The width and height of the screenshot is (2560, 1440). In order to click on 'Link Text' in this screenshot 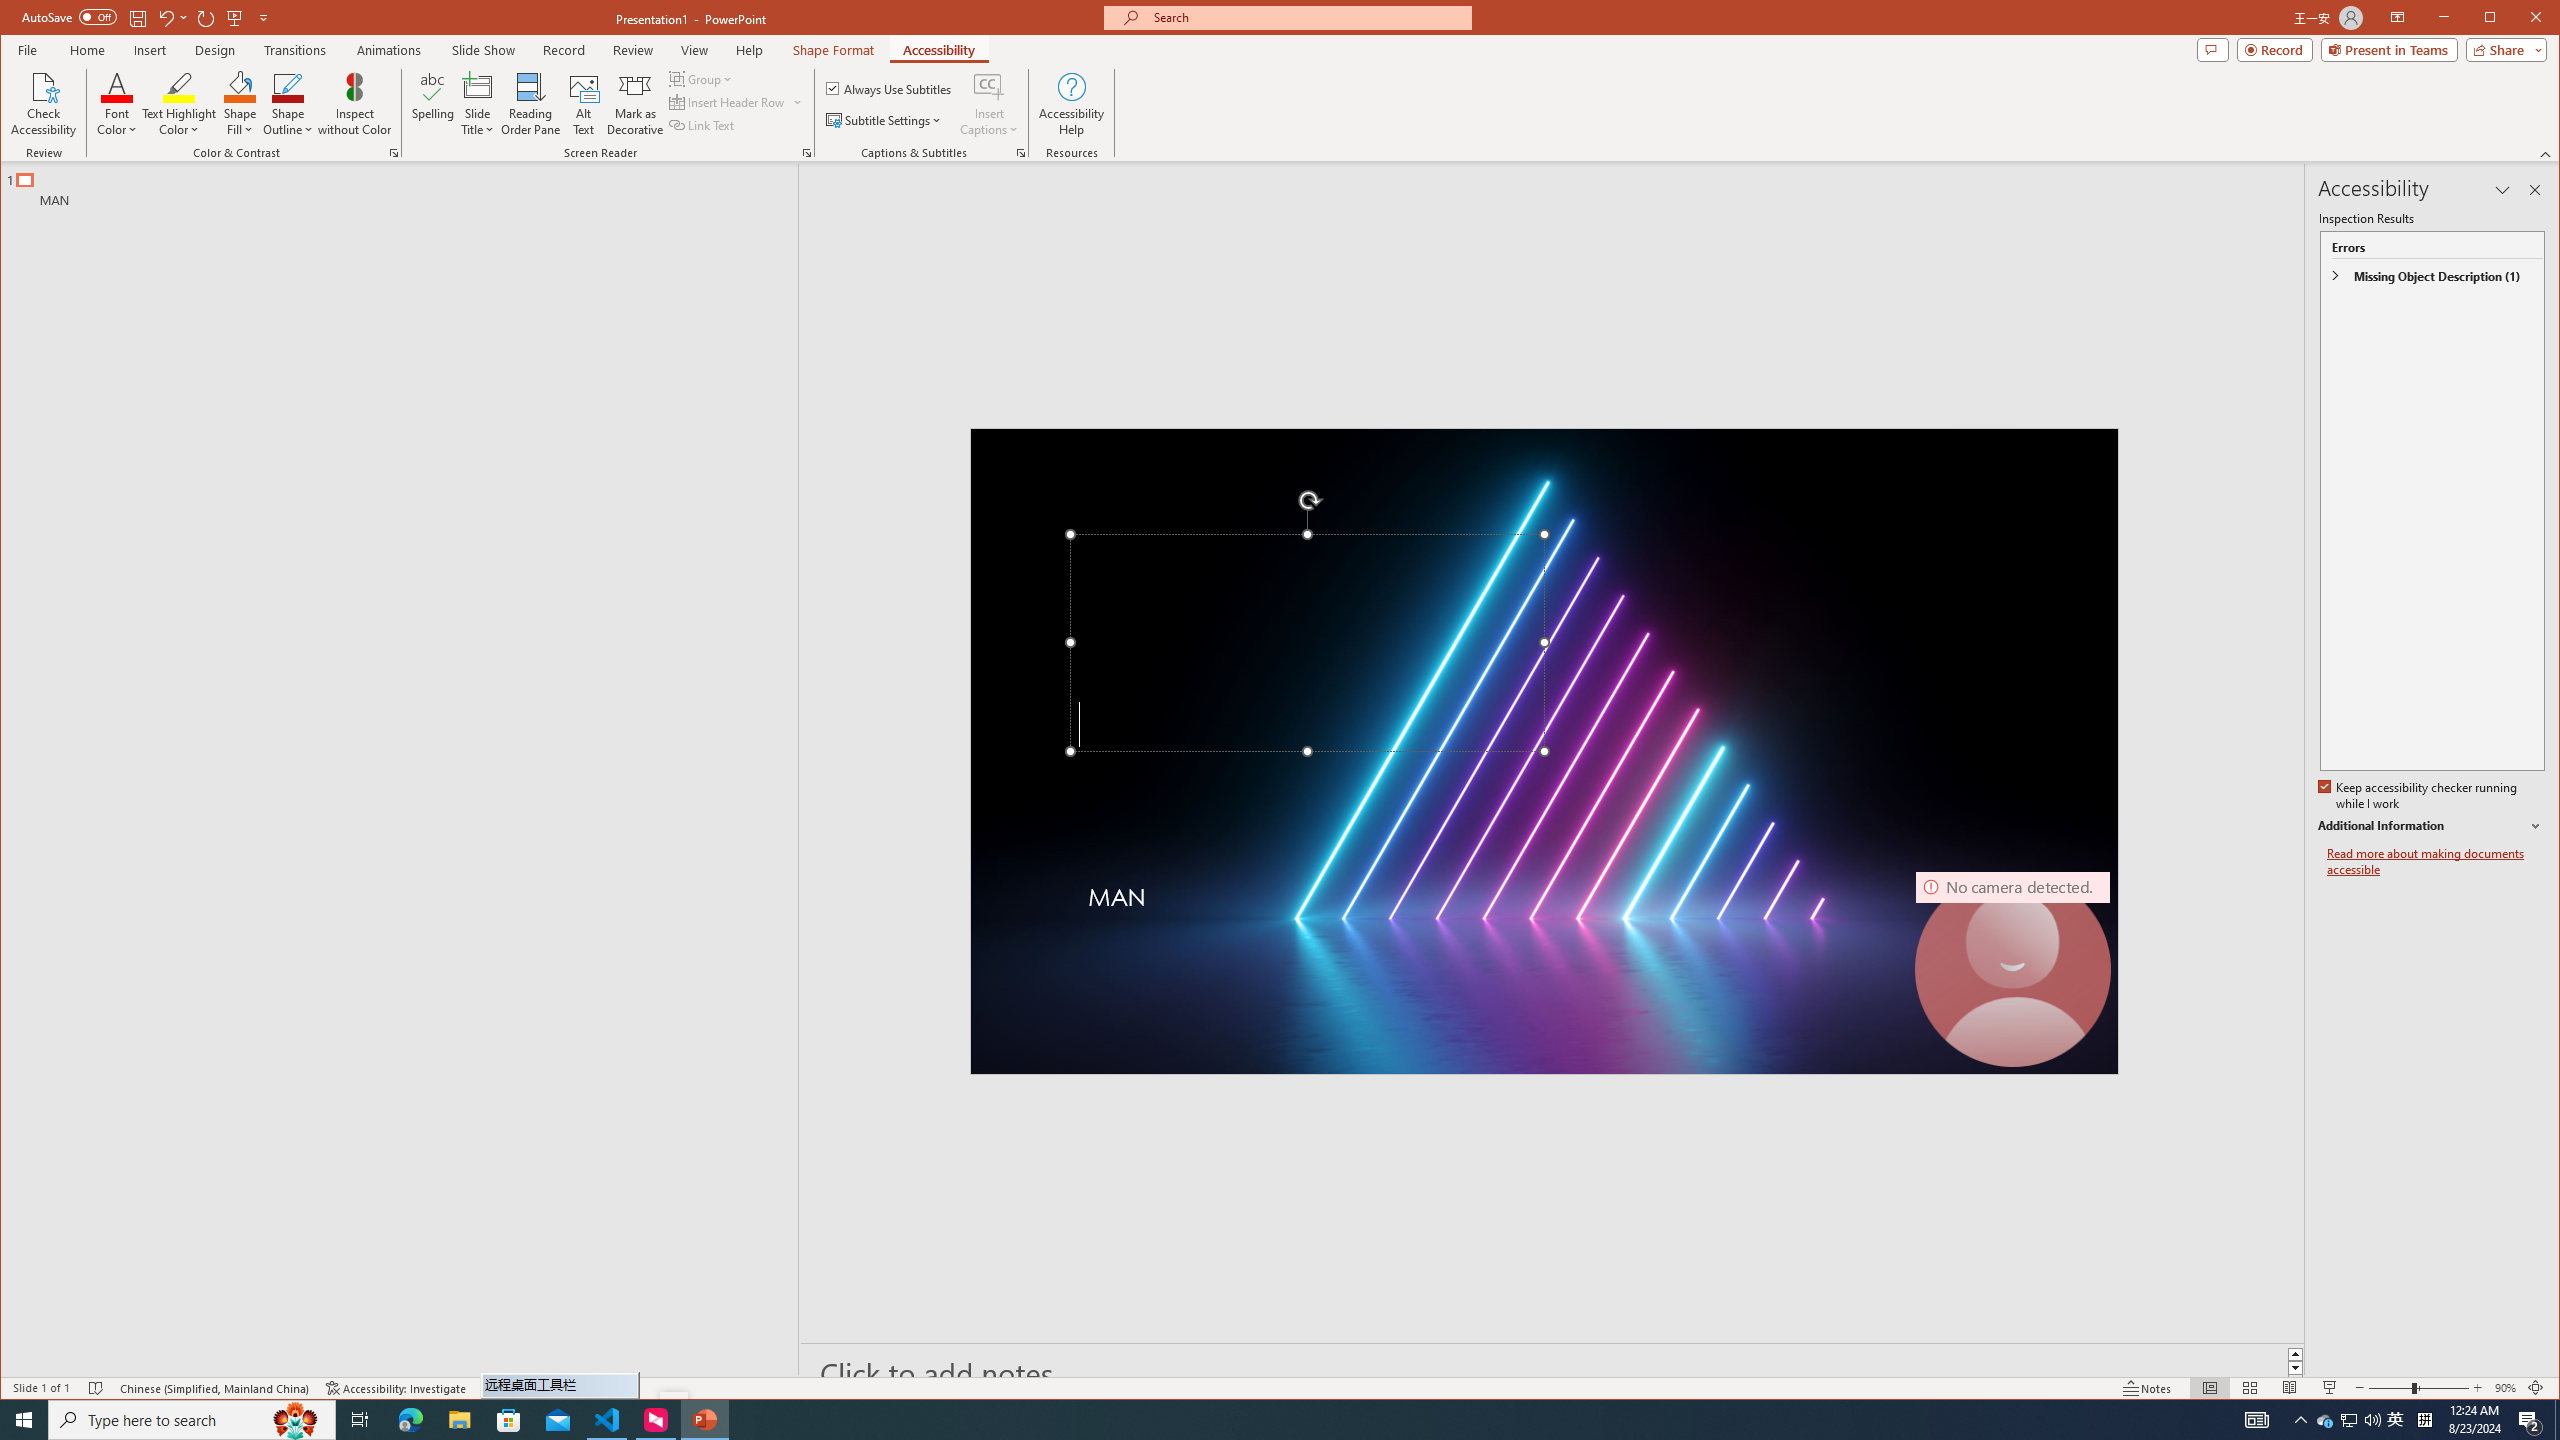, I will do `click(701, 125)`.